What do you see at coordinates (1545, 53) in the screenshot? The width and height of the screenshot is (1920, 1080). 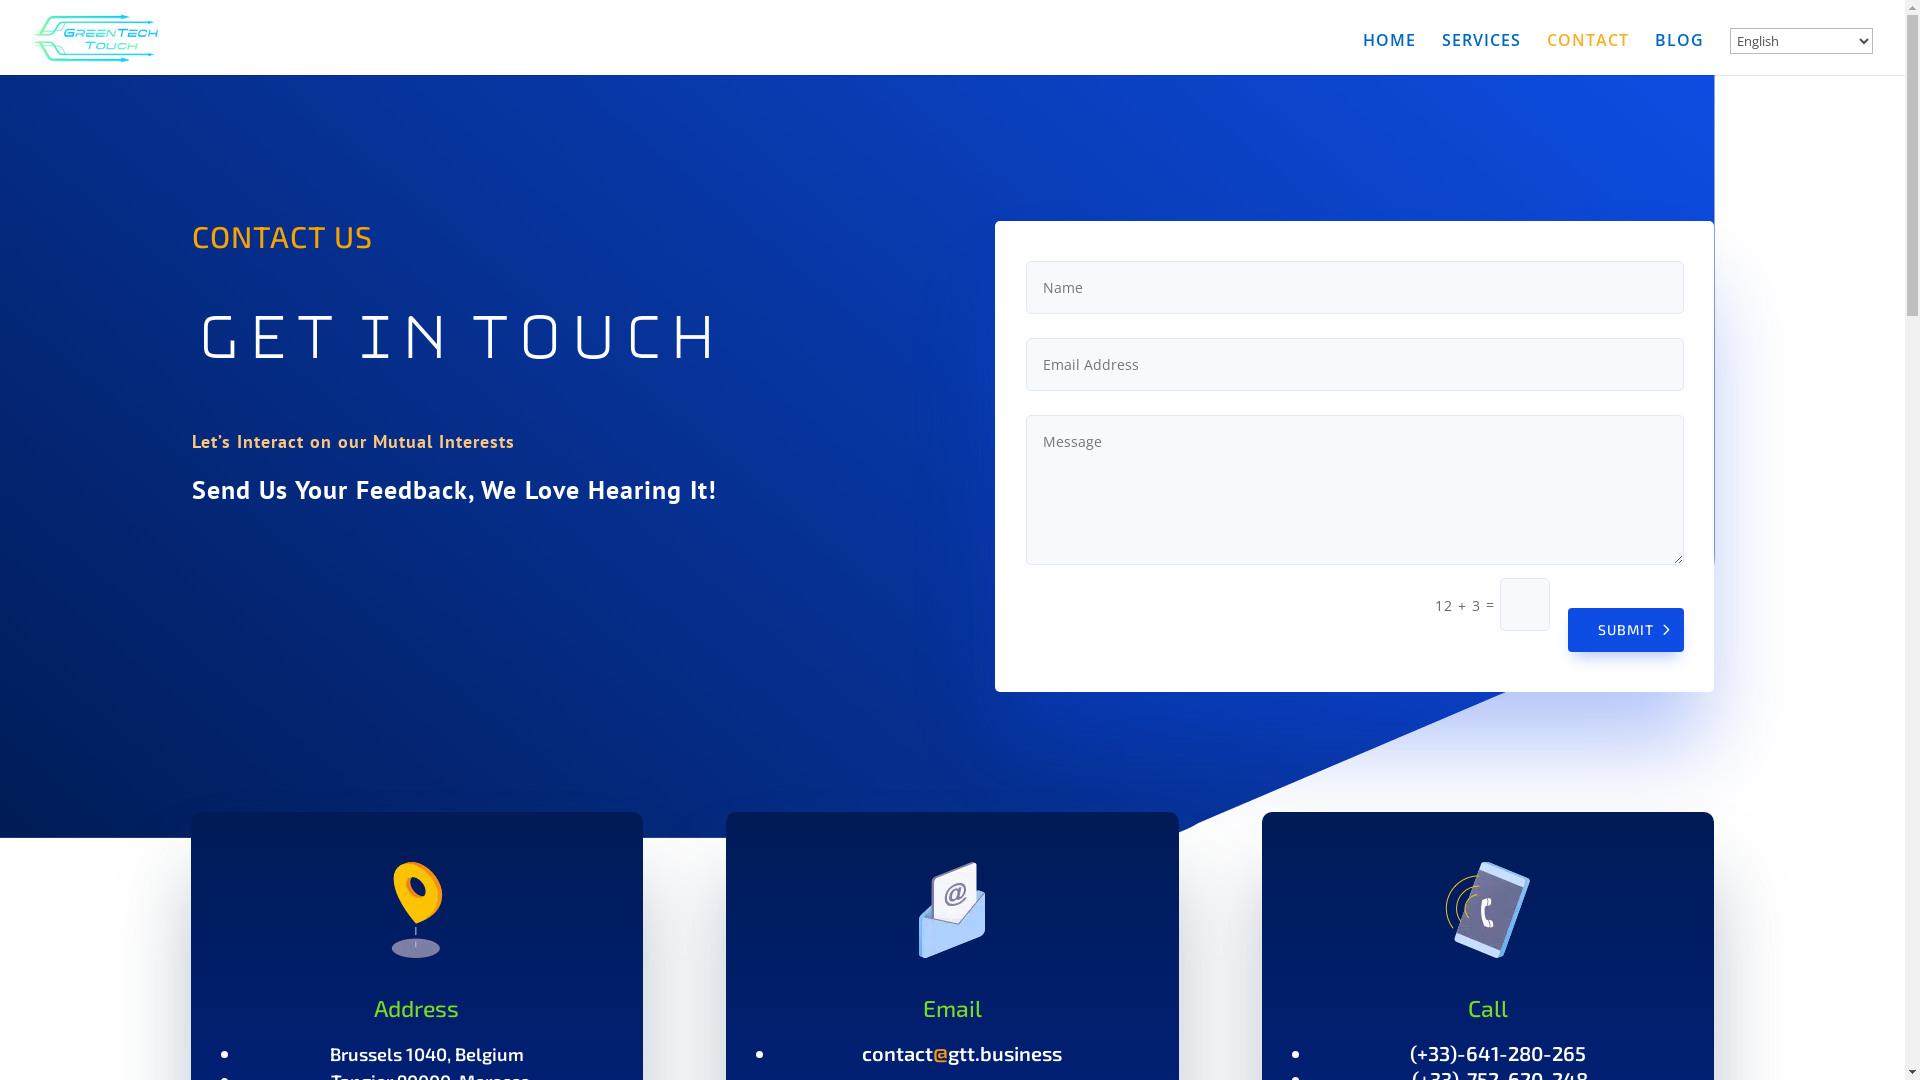 I see `'CONTACT'` at bounding box center [1545, 53].